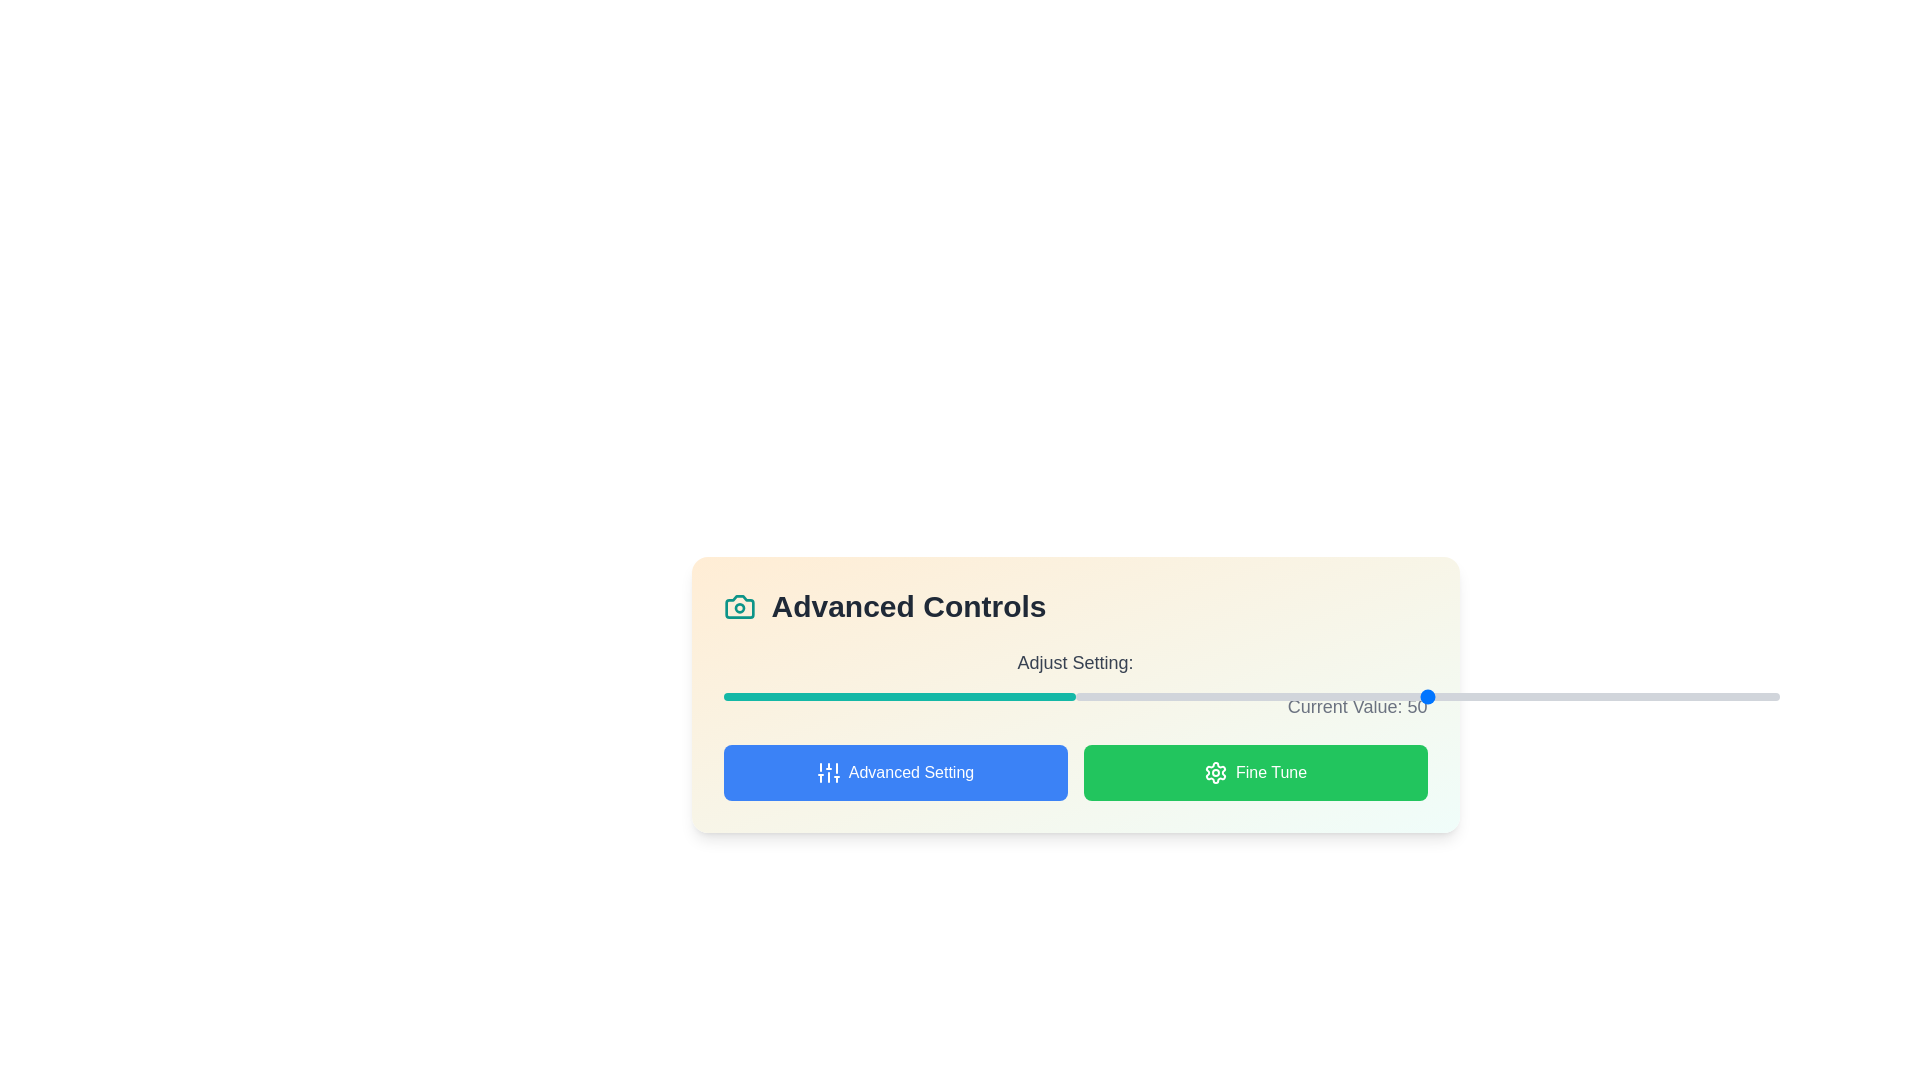 The height and width of the screenshot is (1080, 1920). What do you see at coordinates (1539, 696) in the screenshot?
I see `the slider value` at bounding box center [1539, 696].